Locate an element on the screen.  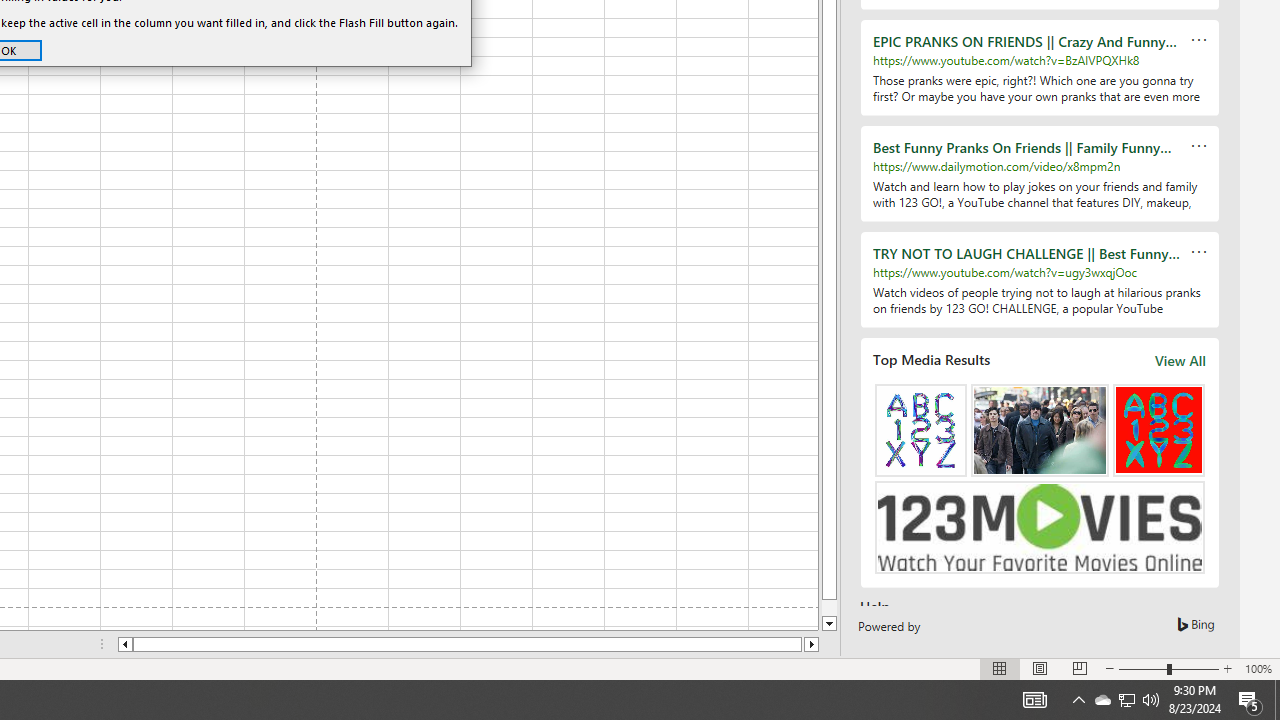
'User Promoted Notification Area' is located at coordinates (1127, 698).